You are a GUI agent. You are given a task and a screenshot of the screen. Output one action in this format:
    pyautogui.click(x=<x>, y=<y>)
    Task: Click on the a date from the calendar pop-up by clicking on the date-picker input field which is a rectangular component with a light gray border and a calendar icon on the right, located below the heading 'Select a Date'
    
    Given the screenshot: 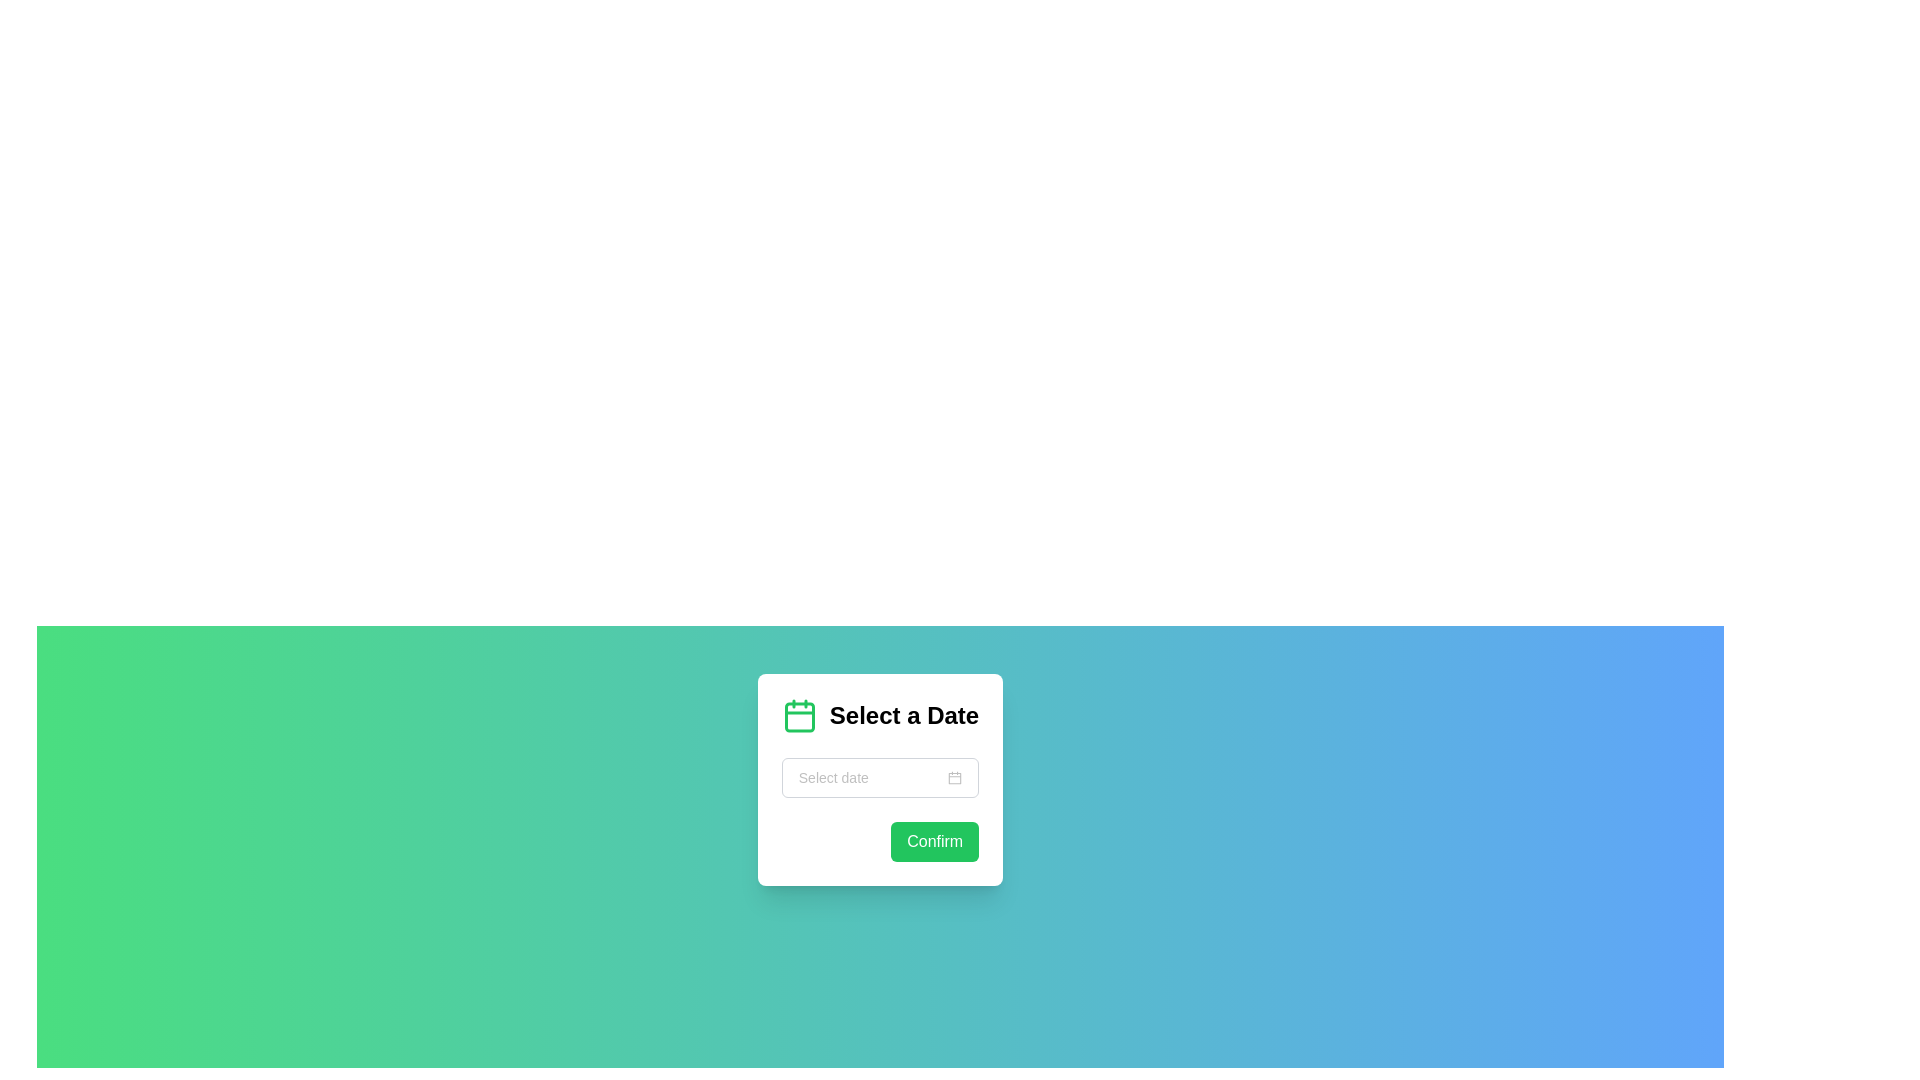 What is the action you would take?
    pyautogui.click(x=880, y=777)
    